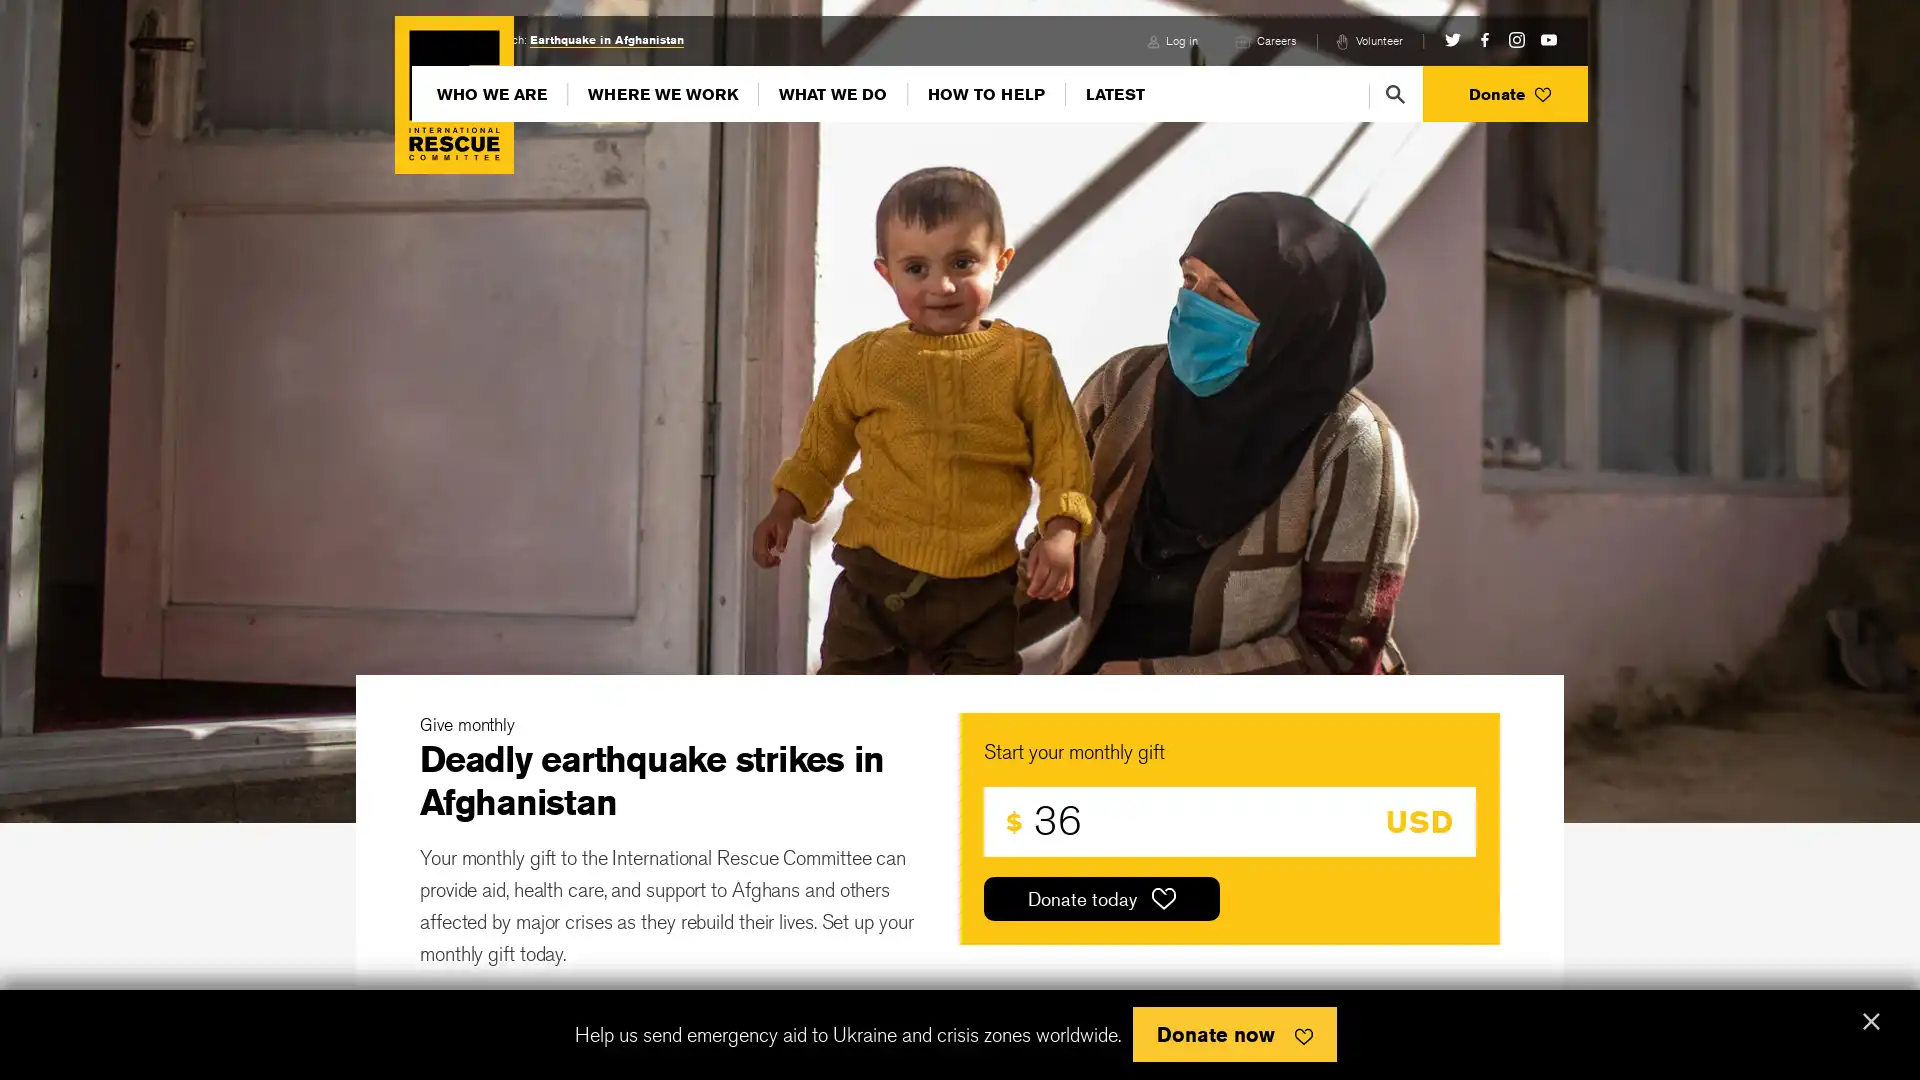 The width and height of the screenshot is (1920, 1080). I want to click on Donate today, so click(1101, 897).